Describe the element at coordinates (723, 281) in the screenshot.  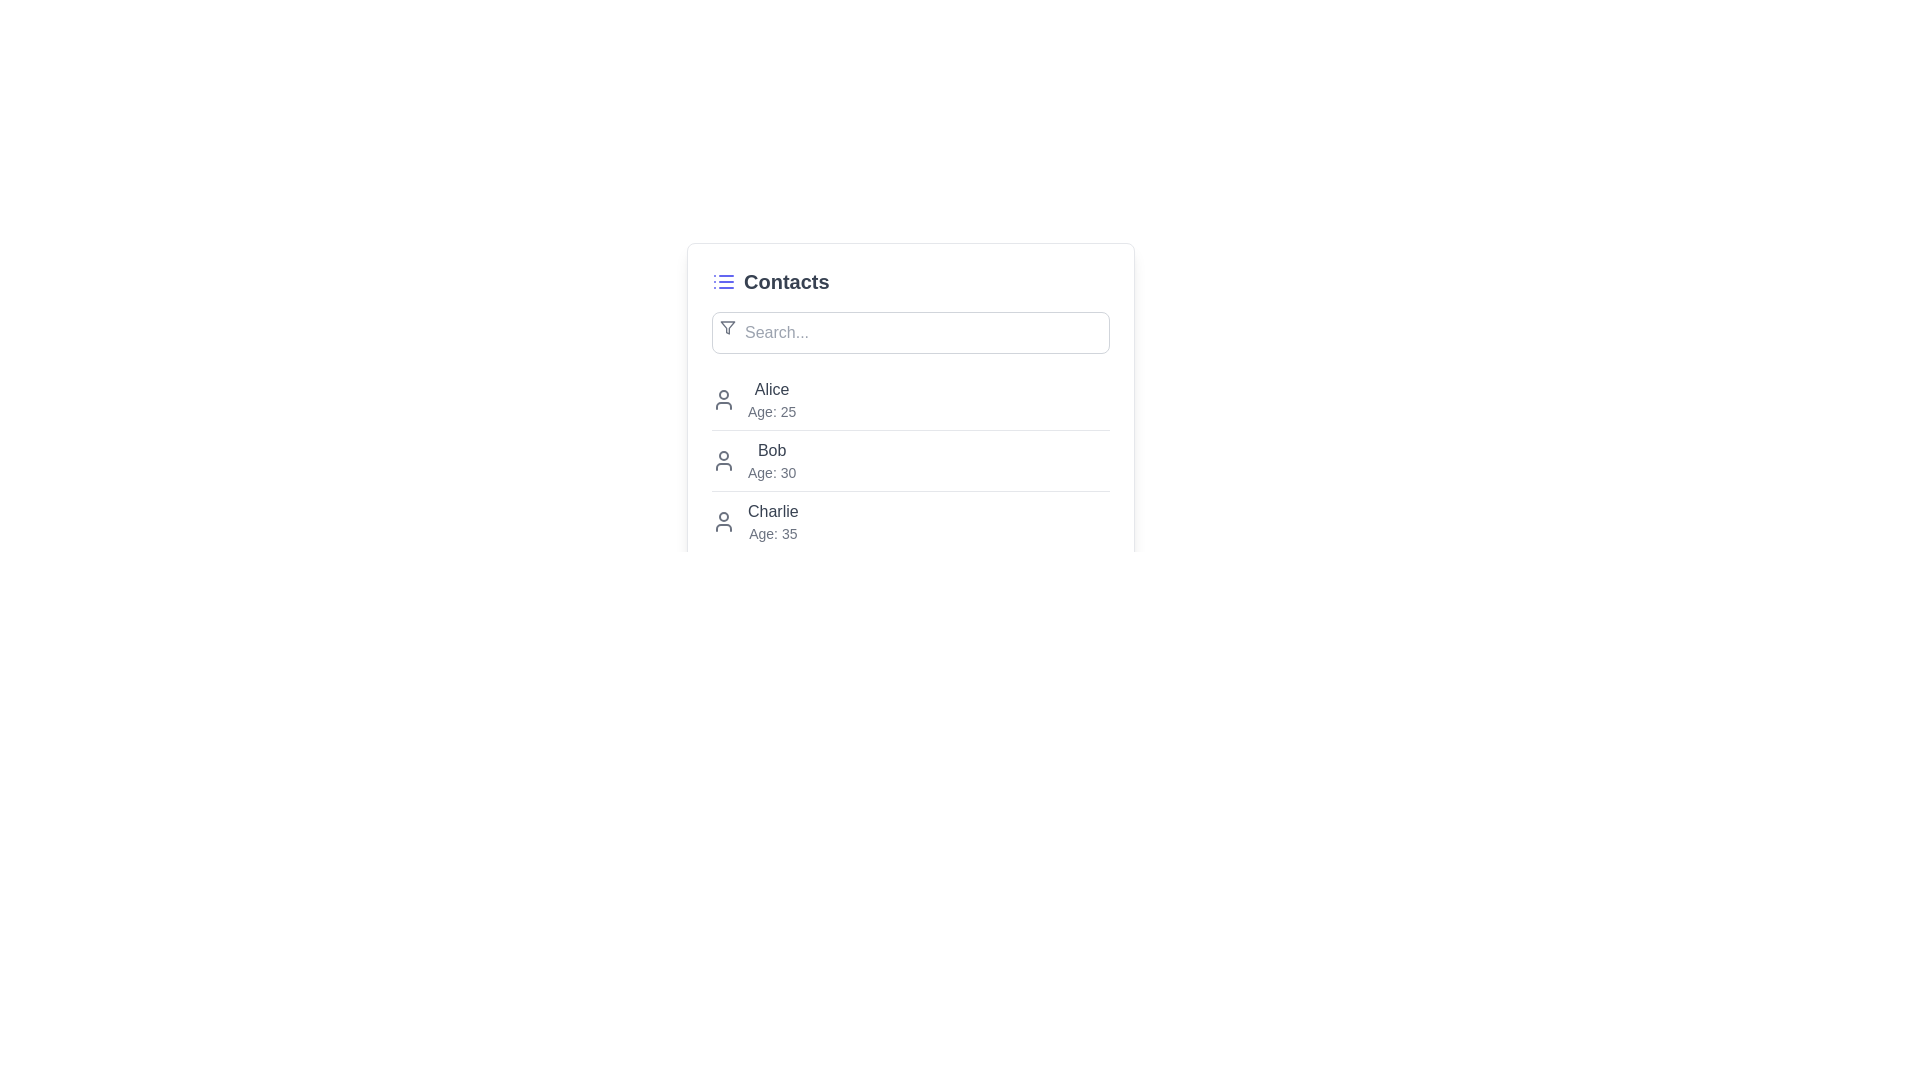
I see `the icon representing a list or menu located to the far left in the header of the 'Contacts' section` at that location.